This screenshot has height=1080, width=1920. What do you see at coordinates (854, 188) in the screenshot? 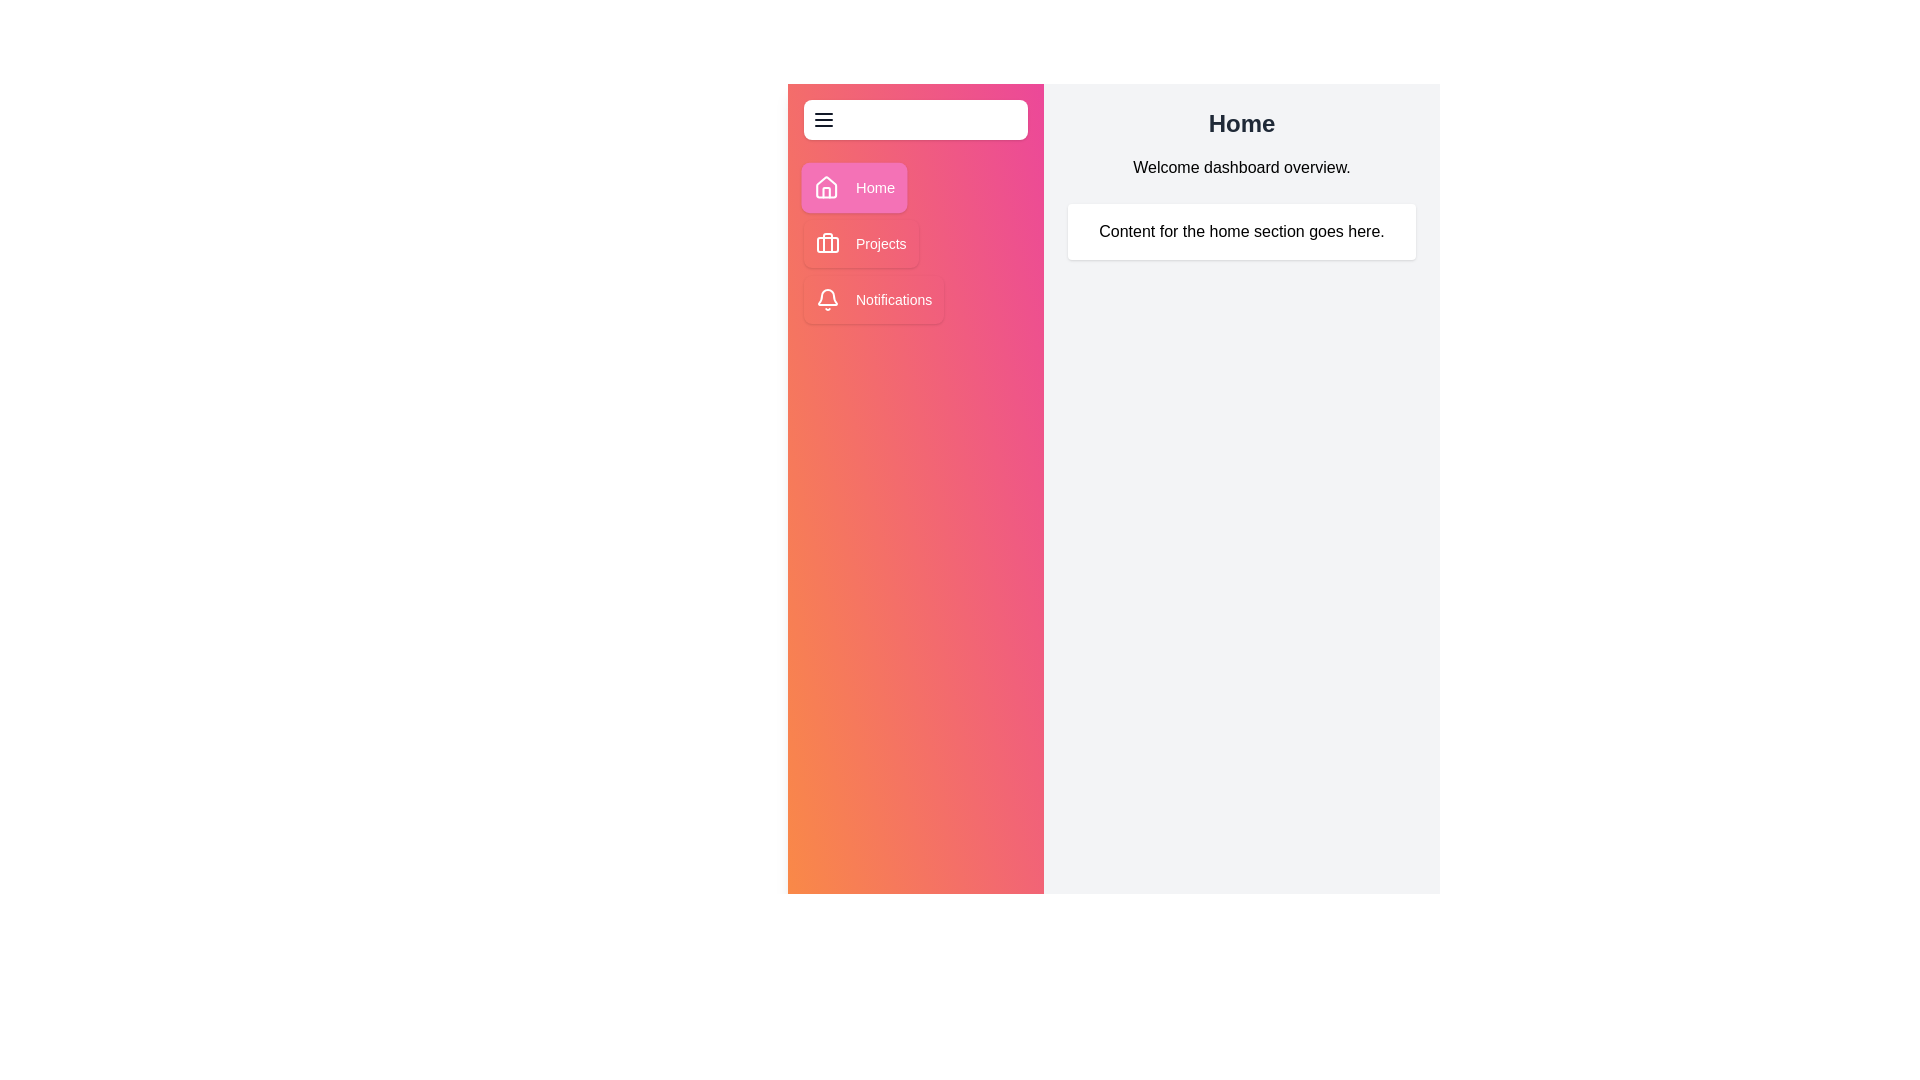
I see `the Home button to navigate to the respective section` at bounding box center [854, 188].